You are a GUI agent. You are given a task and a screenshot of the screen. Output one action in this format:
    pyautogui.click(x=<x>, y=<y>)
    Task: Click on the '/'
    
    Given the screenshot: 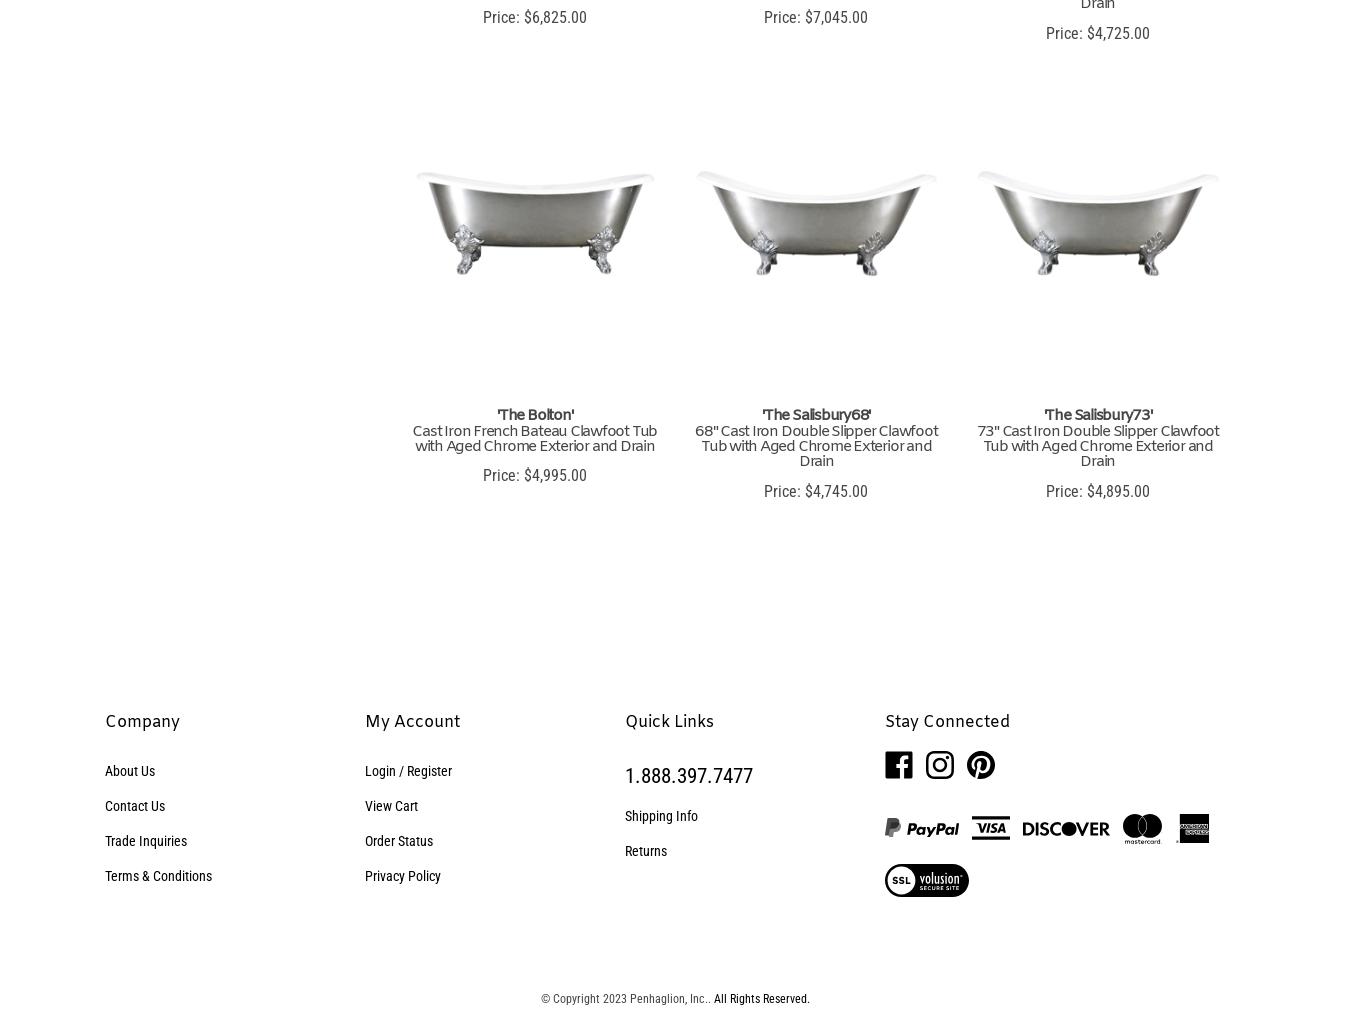 What is the action you would take?
    pyautogui.click(x=400, y=769)
    